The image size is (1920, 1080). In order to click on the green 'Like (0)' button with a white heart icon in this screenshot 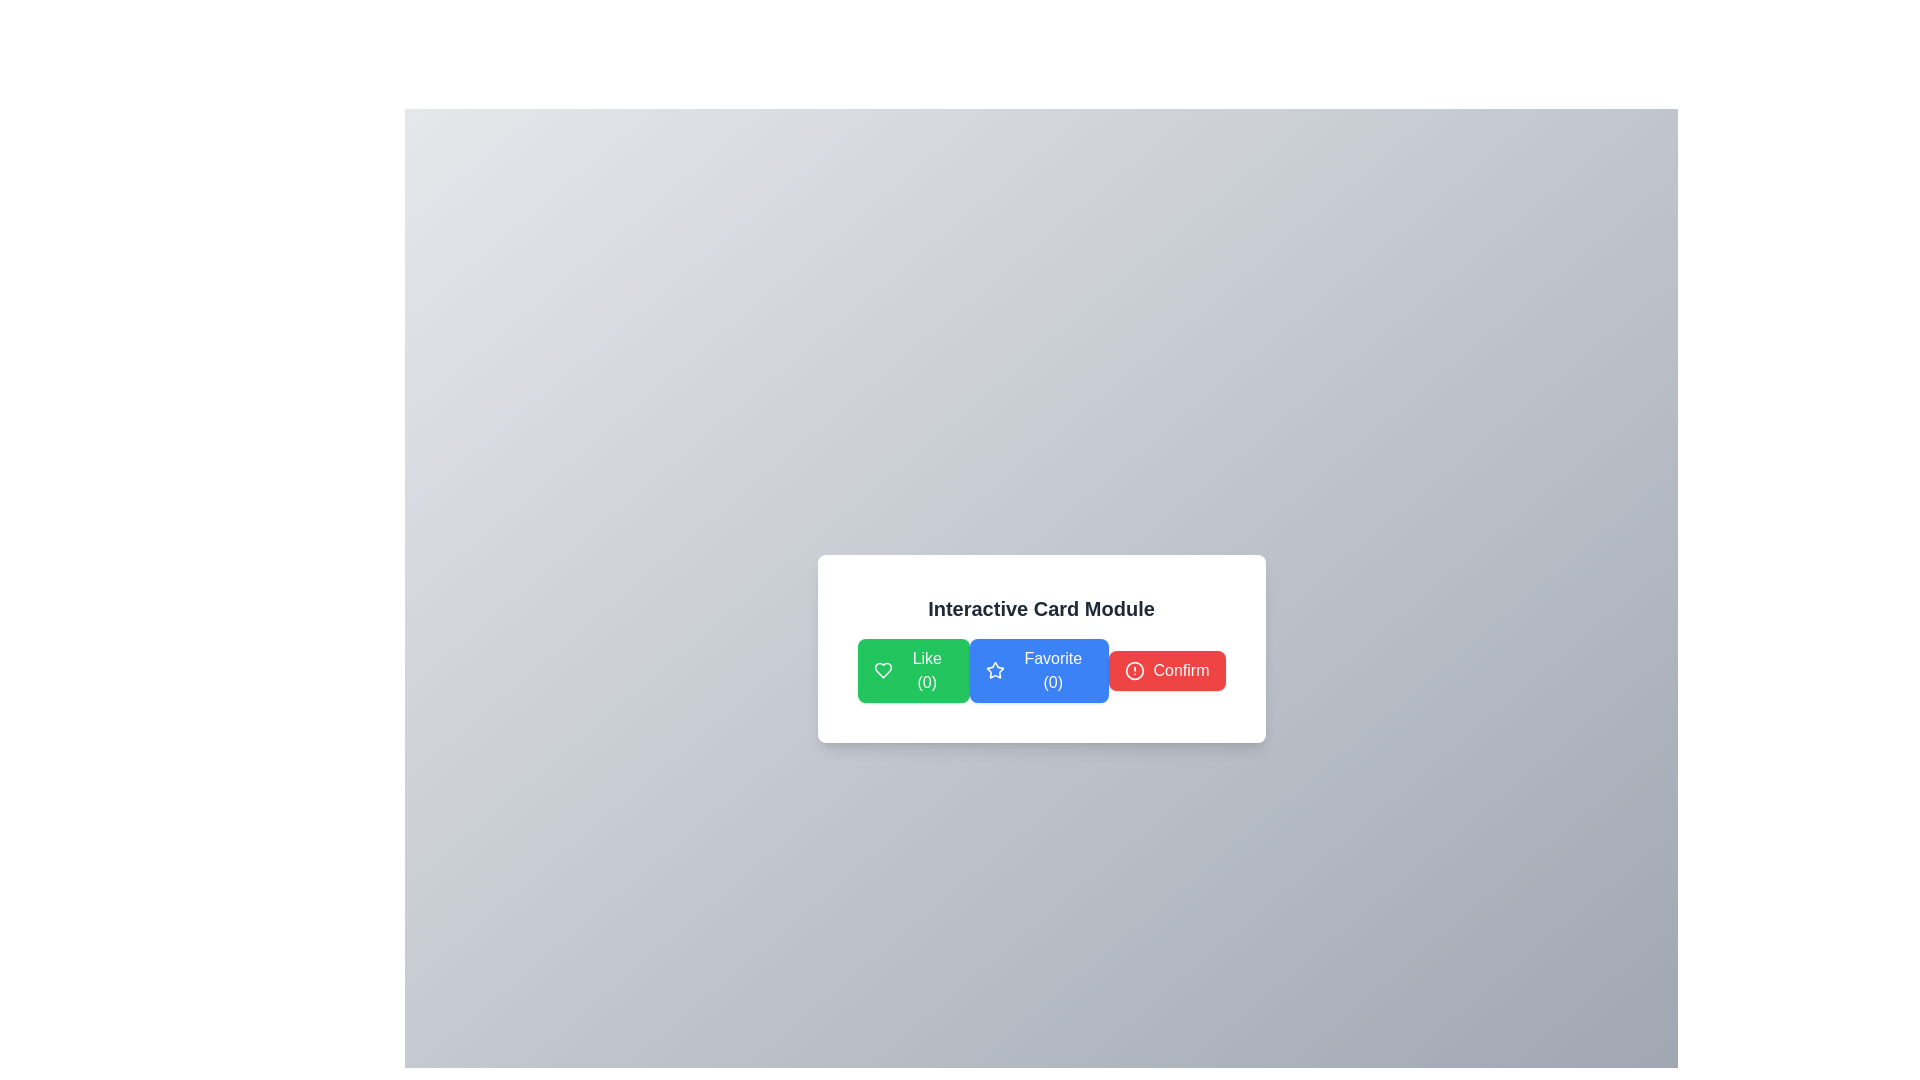, I will do `click(912, 671)`.